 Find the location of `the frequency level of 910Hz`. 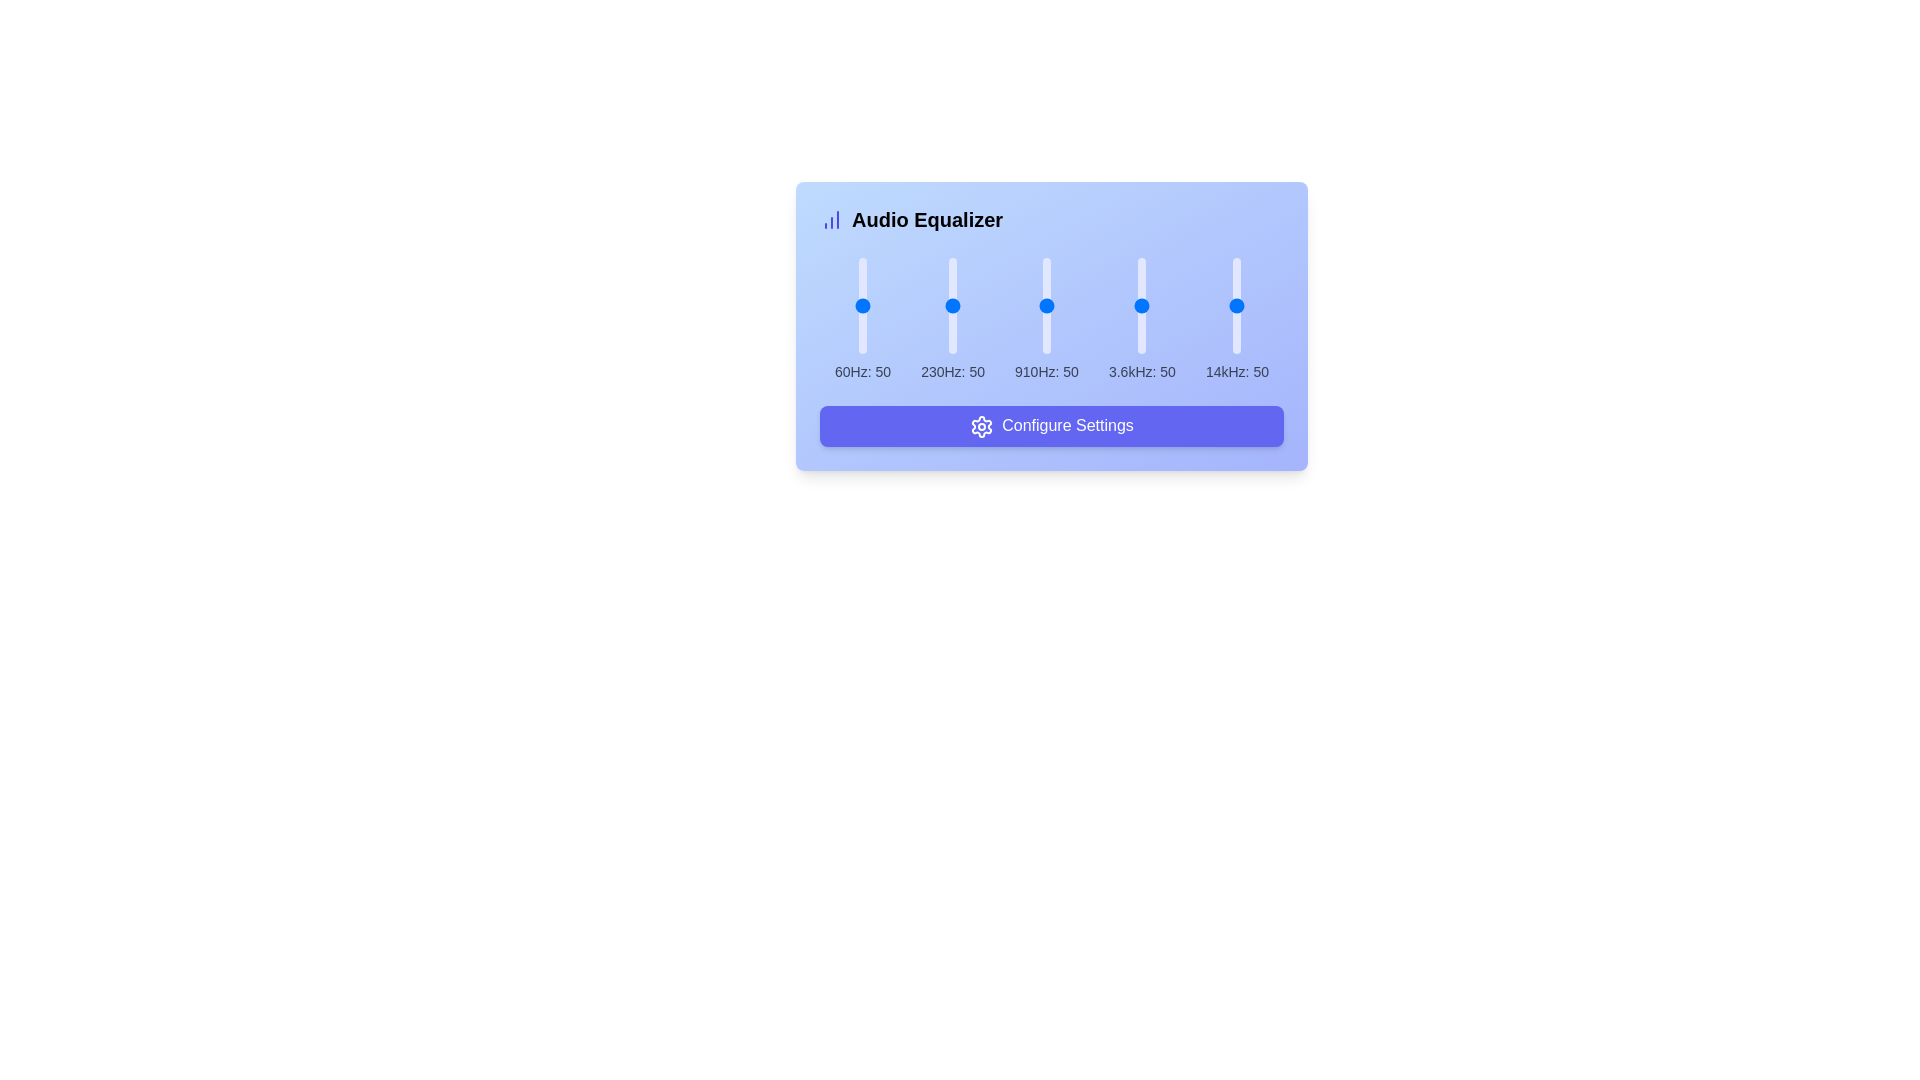

the frequency level of 910Hz is located at coordinates (1045, 261).